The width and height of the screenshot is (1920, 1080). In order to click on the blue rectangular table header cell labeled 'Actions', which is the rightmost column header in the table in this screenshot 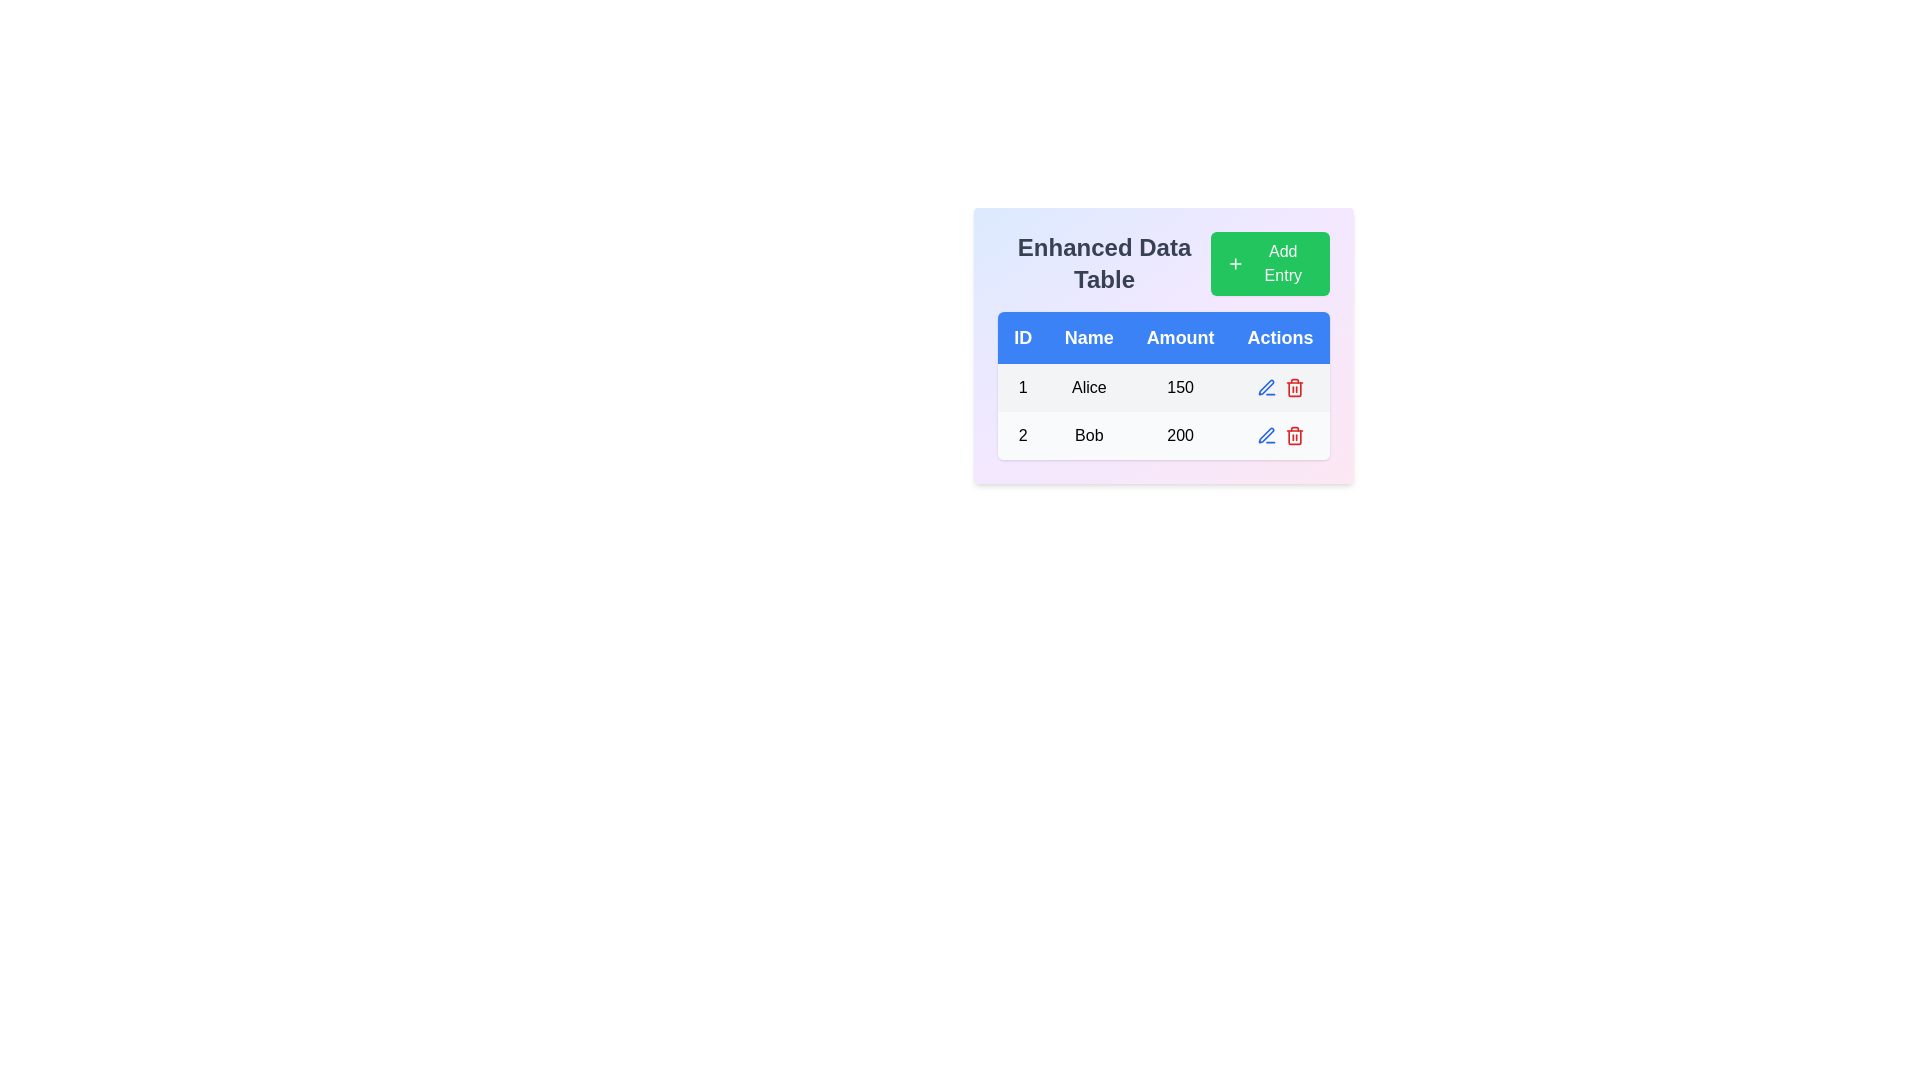, I will do `click(1280, 337)`.